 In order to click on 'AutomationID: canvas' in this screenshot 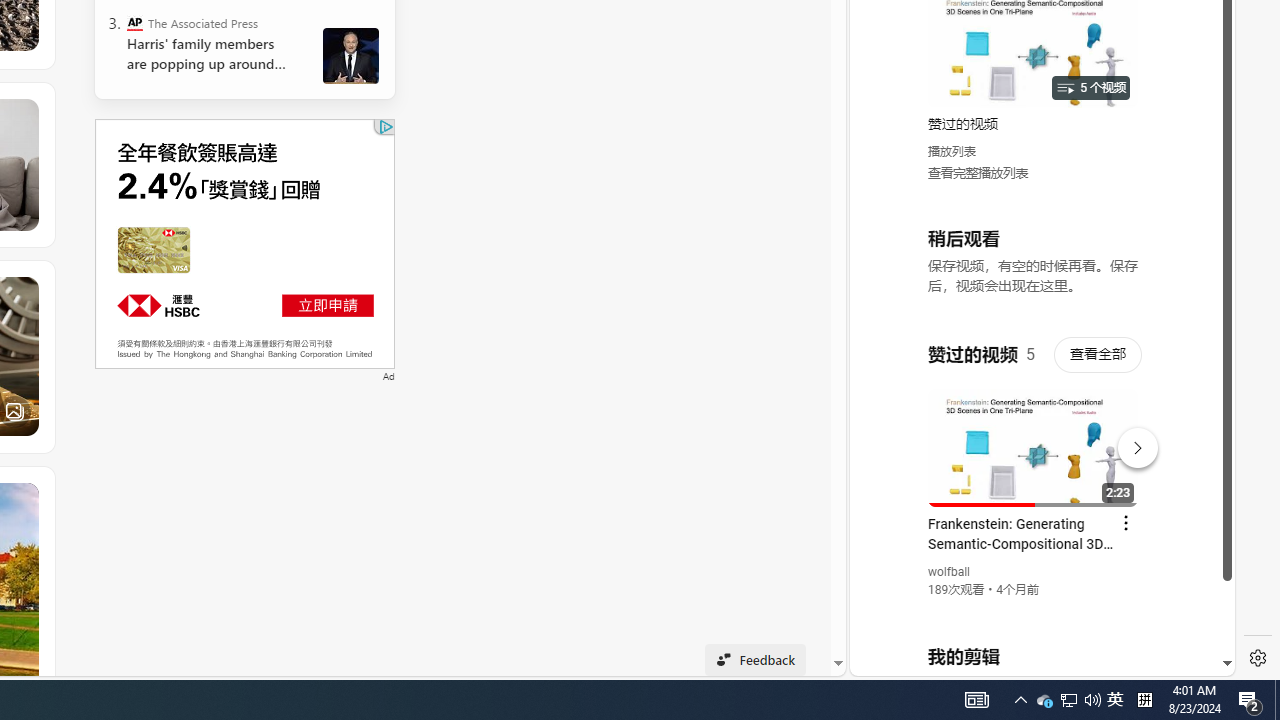, I will do `click(244, 242)`.